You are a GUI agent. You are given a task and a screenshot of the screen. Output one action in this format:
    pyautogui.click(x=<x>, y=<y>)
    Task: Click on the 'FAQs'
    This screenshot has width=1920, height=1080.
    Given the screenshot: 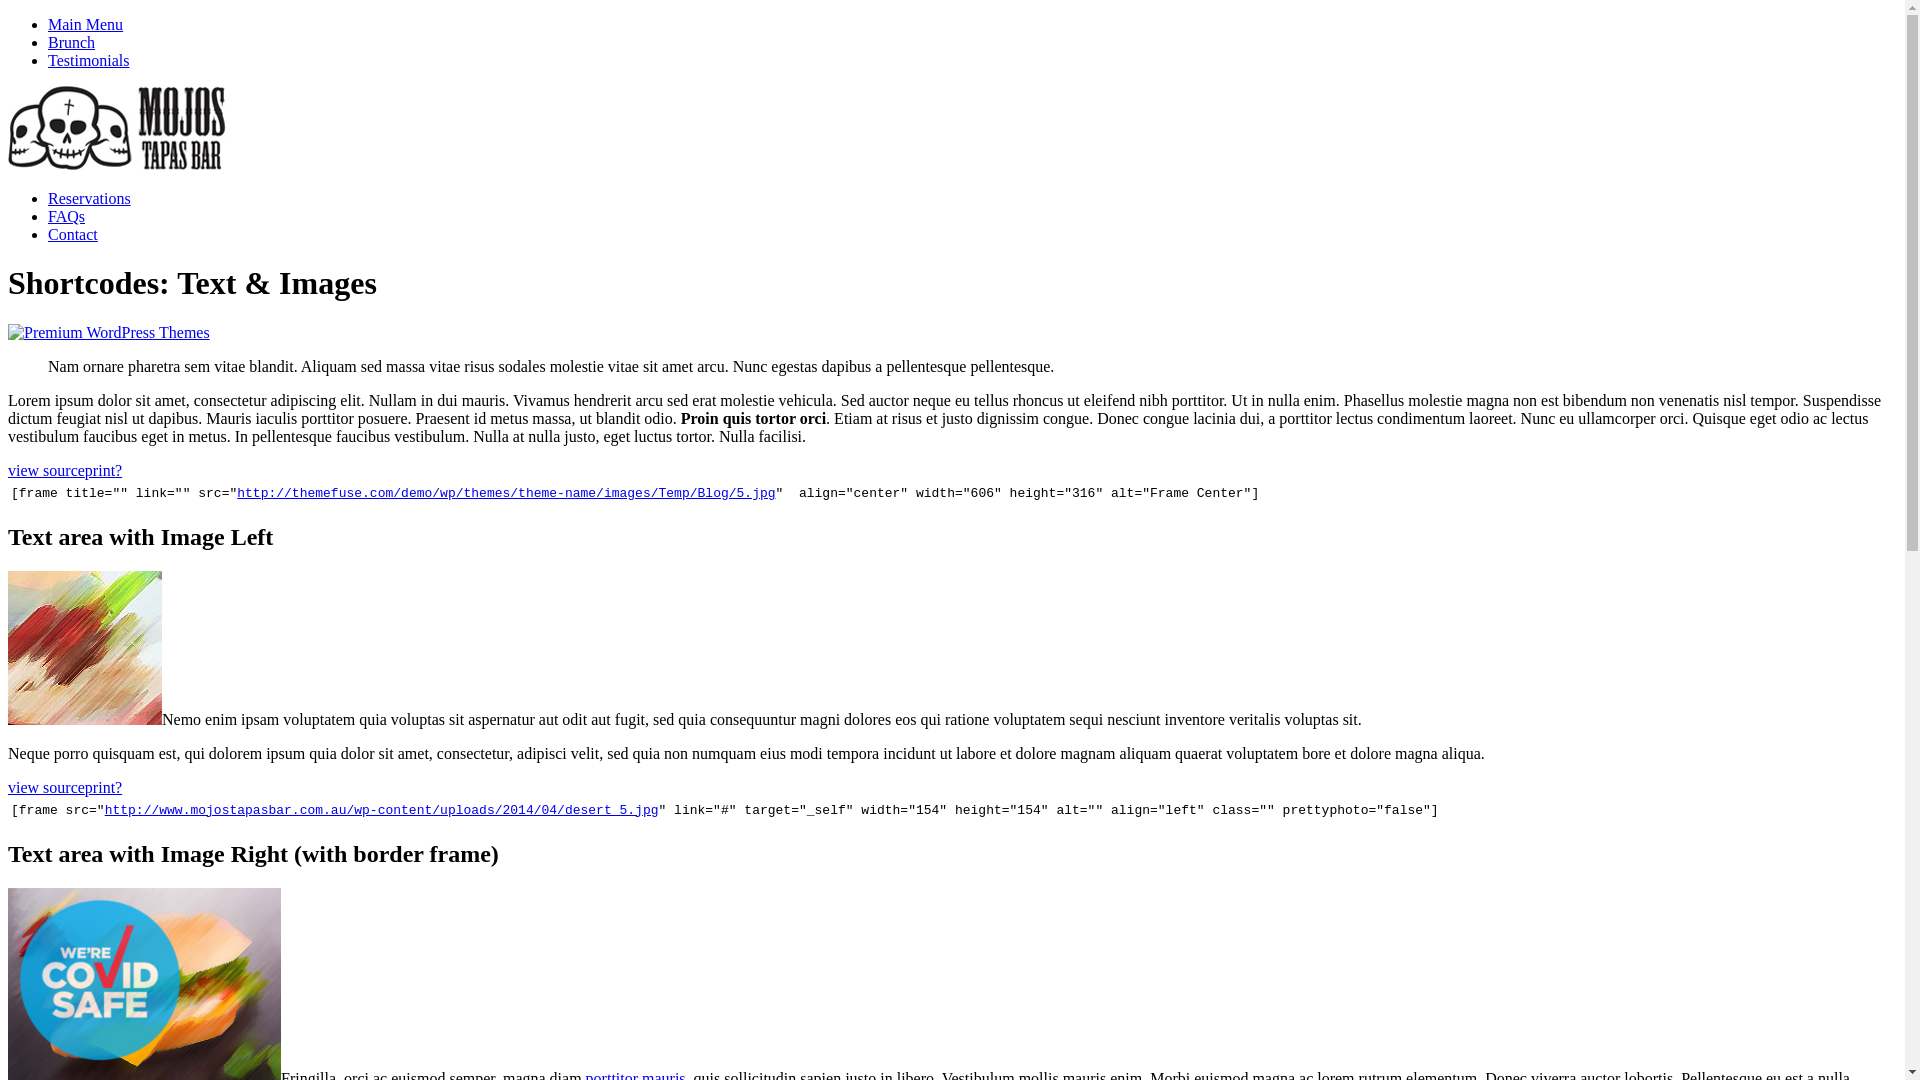 What is the action you would take?
    pyautogui.click(x=66, y=216)
    